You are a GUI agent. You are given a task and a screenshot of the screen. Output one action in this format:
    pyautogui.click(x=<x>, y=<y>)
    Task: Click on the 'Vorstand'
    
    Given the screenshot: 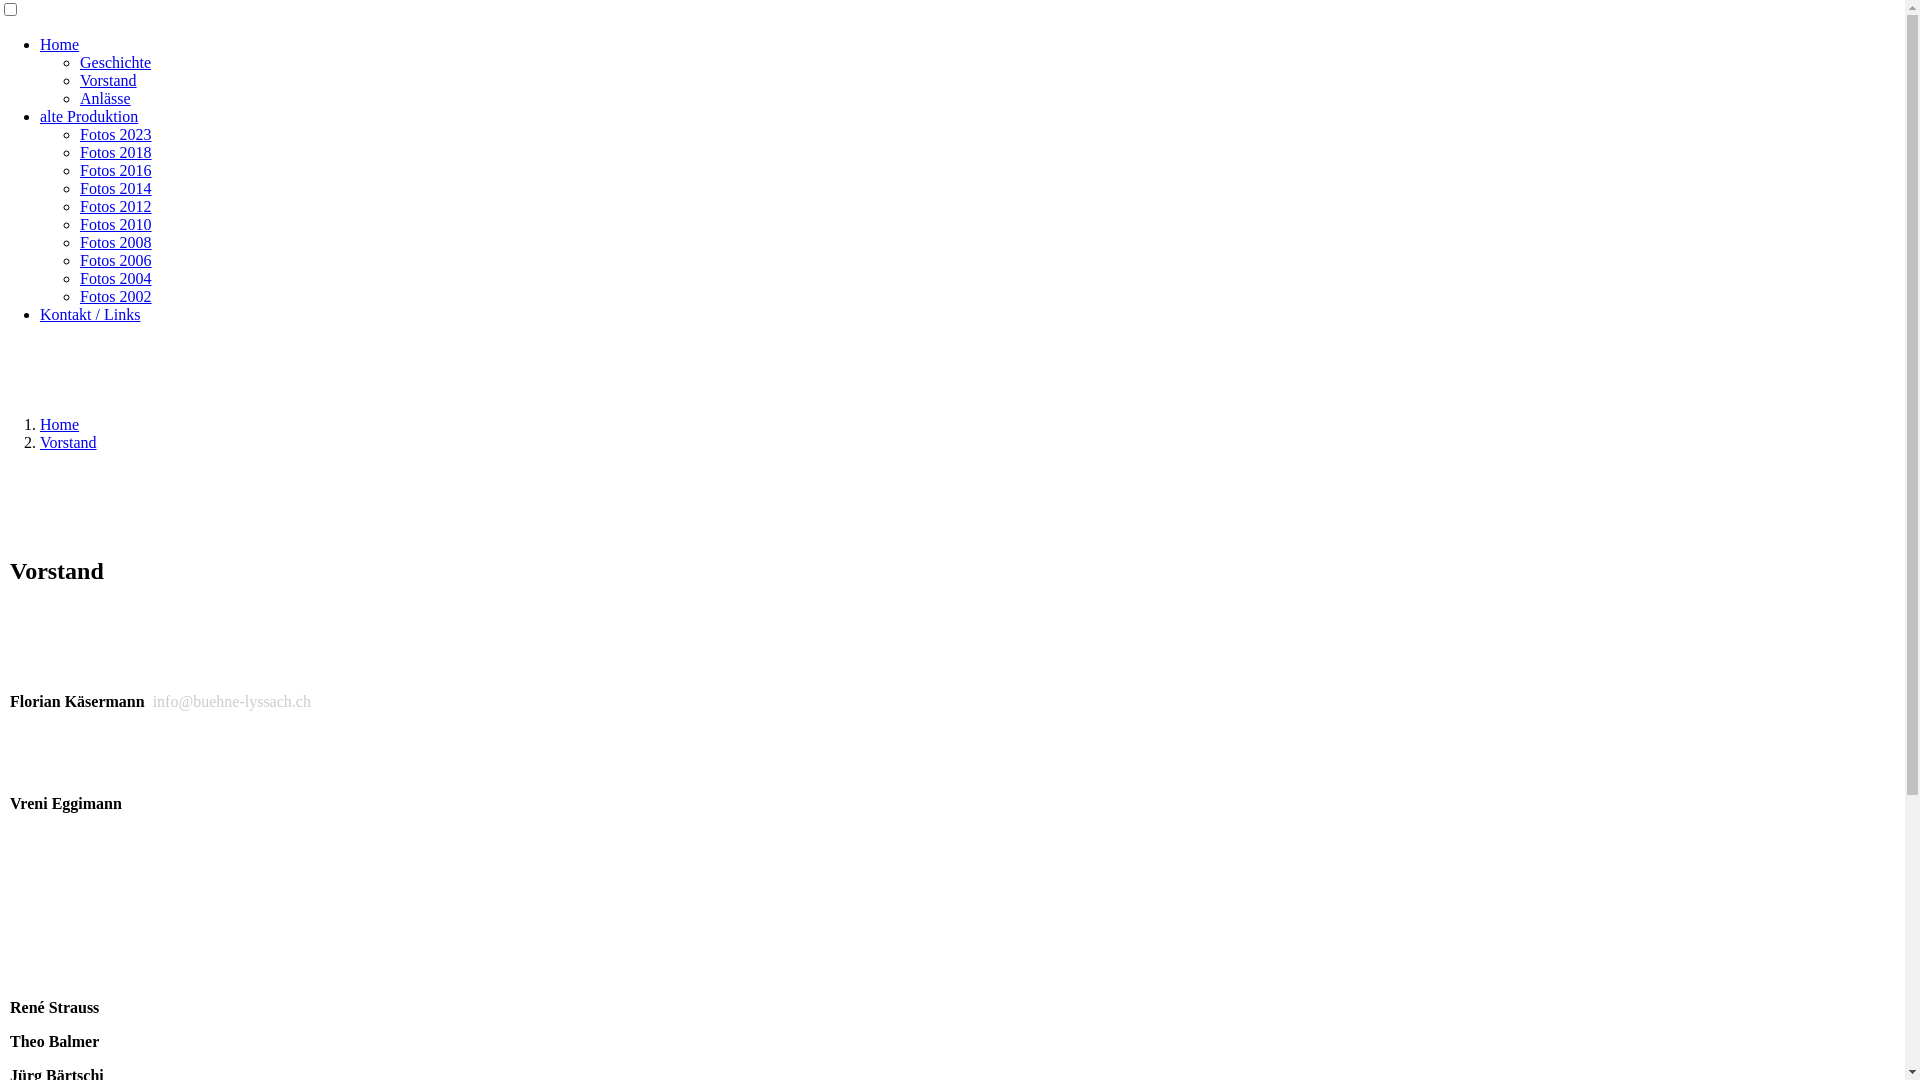 What is the action you would take?
    pyautogui.click(x=39, y=441)
    